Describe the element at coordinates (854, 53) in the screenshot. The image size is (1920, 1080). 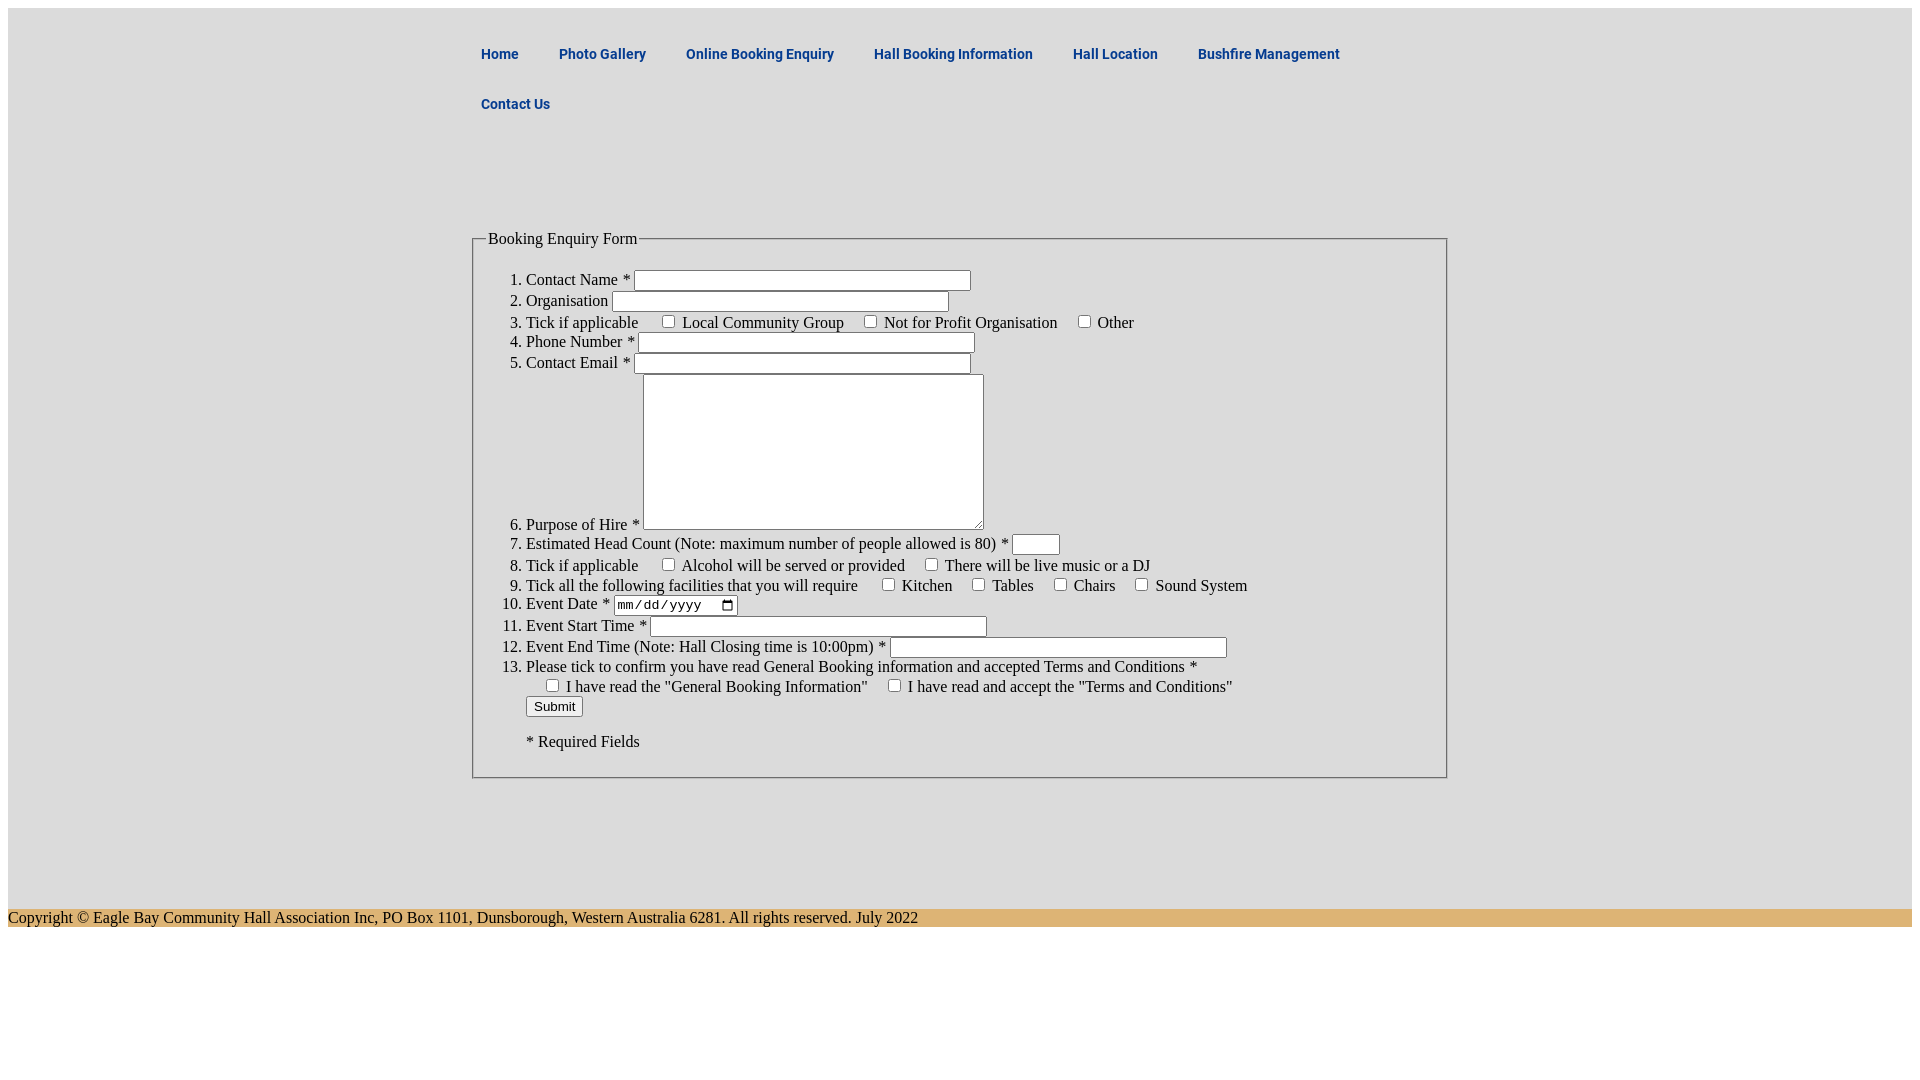
I see `'Hall Booking Information'` at that location.